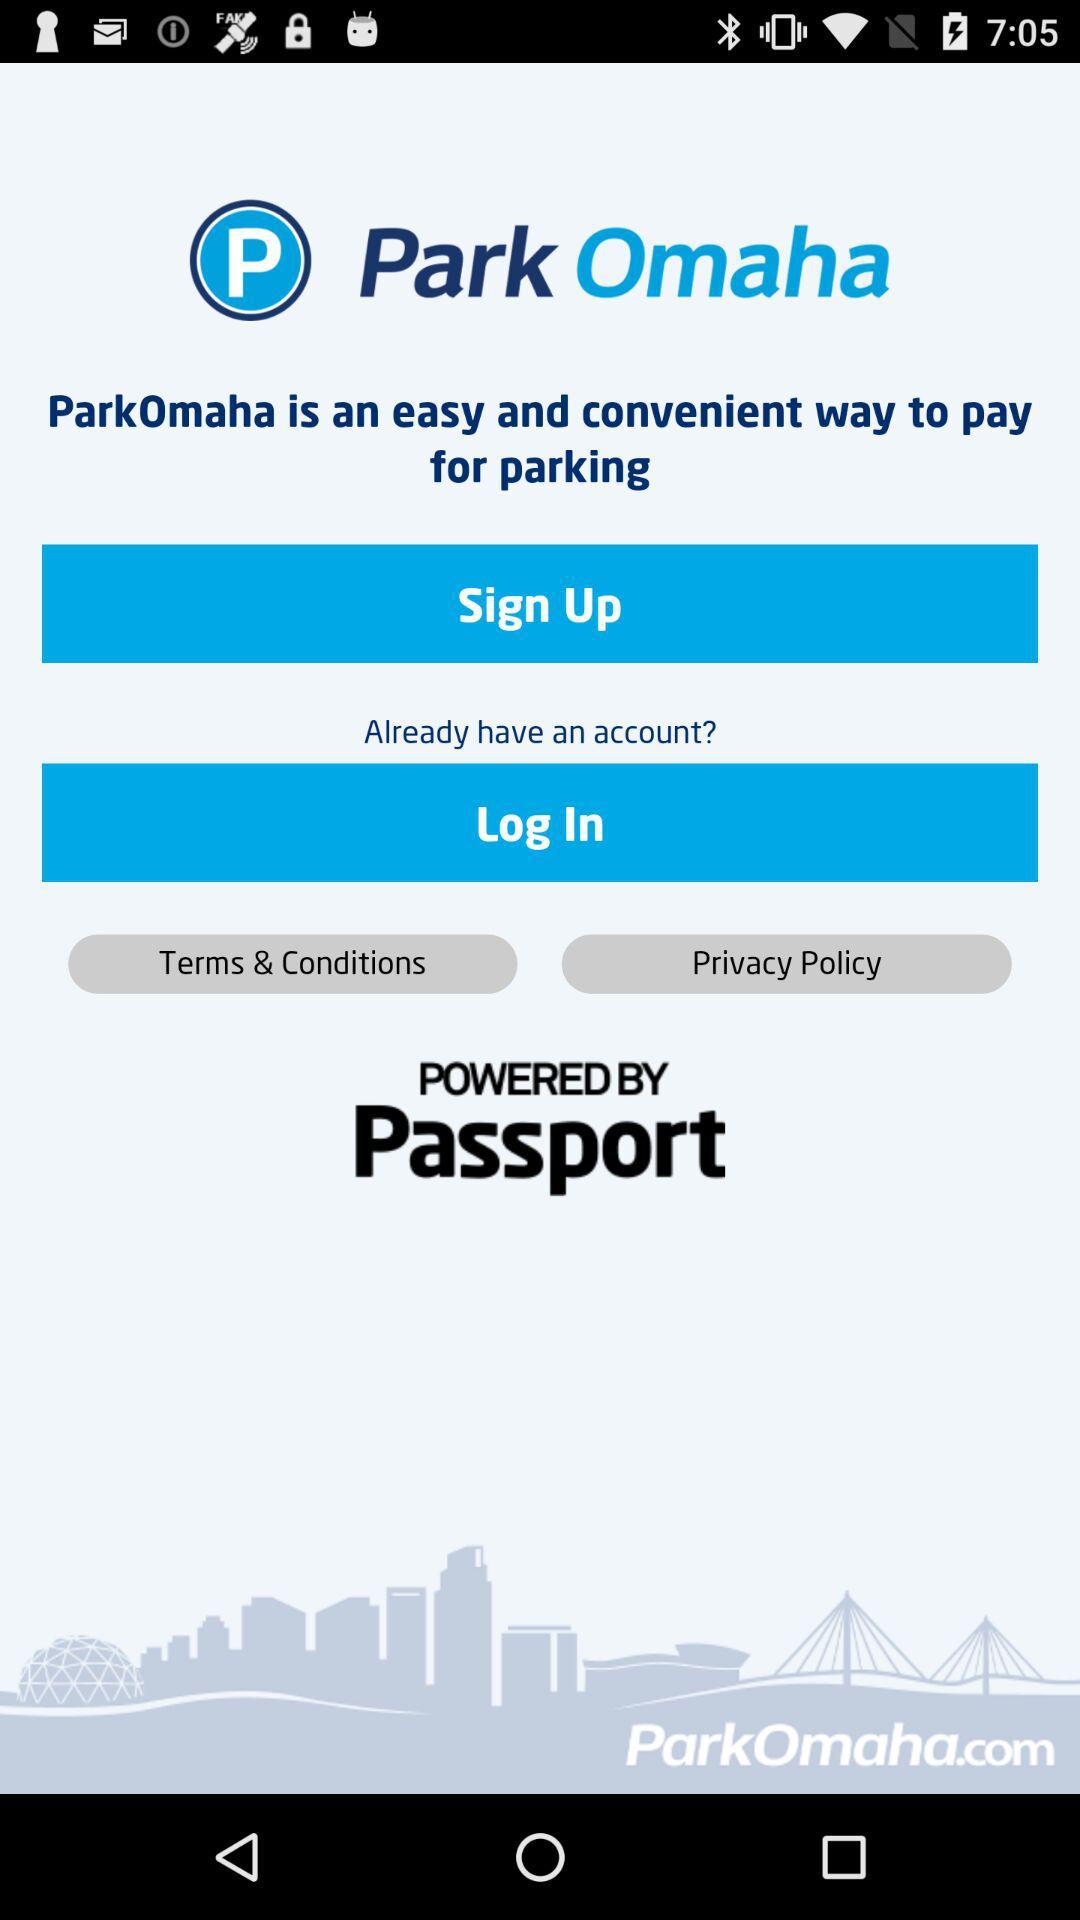  Describe the element at coordinates (540, 822) in the screenshot. I see `the icon below the already have an icon` at that location.